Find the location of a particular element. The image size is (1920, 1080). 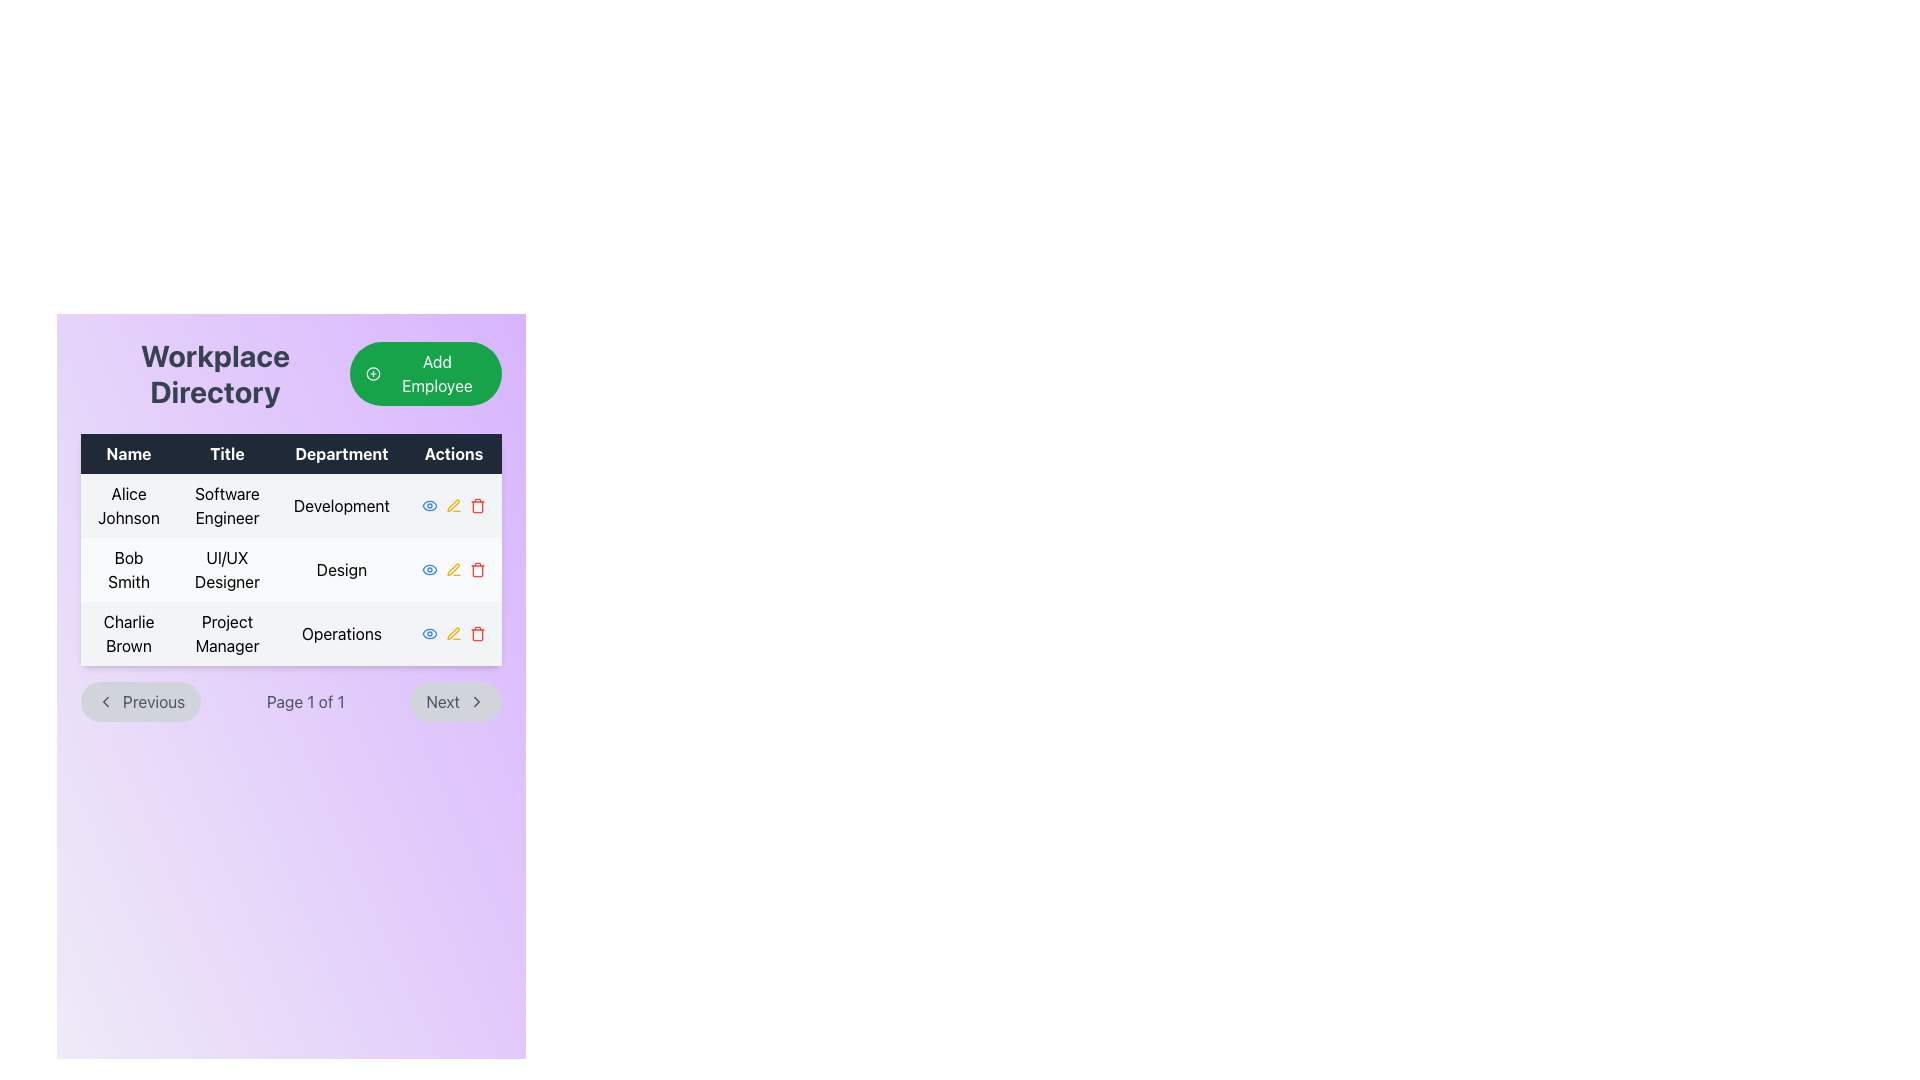

the trash bin icon in the 'Actions' column for 'Bob Smith' is located at coordinates (476, 571).